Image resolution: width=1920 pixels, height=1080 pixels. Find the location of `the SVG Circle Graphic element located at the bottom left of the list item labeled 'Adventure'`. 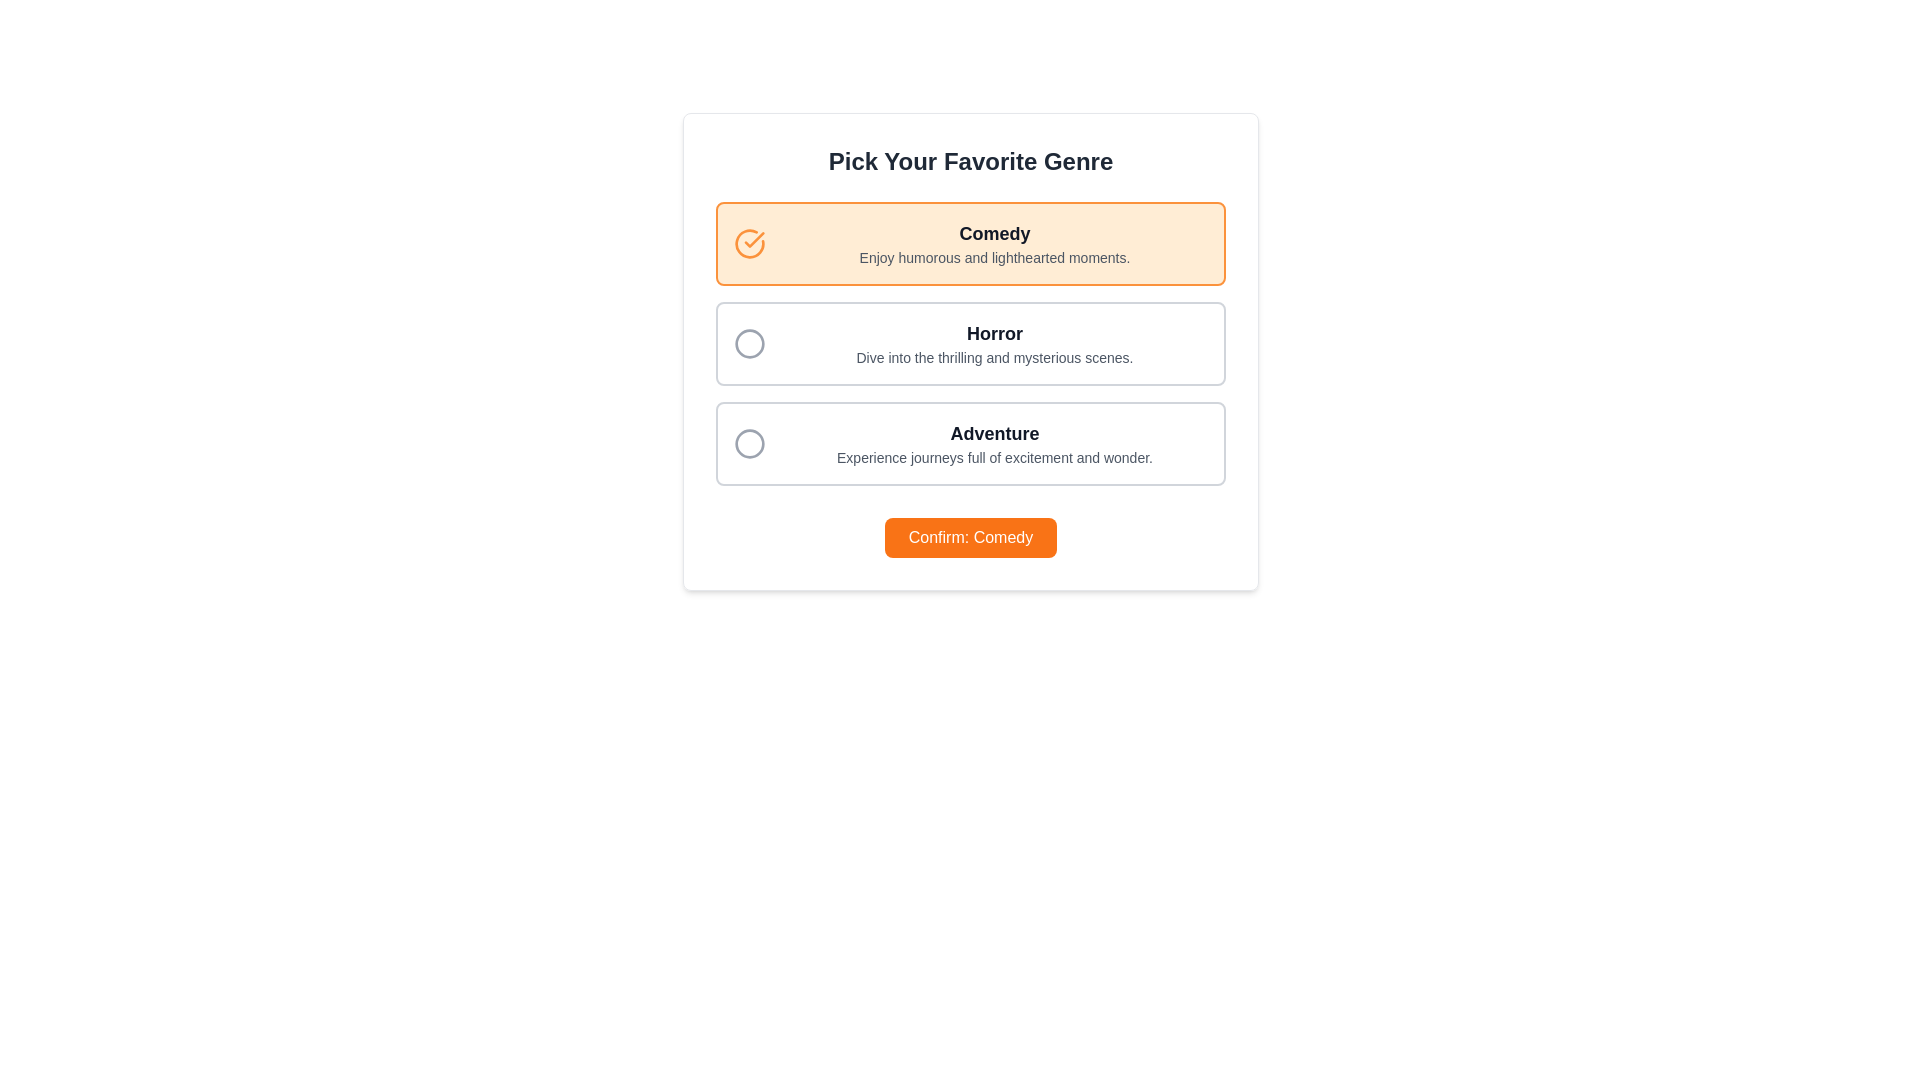

the SVG Circle Graphic element located at the bottom left of the list item labeled 'Adventure' is located at coordinates (748, 442).